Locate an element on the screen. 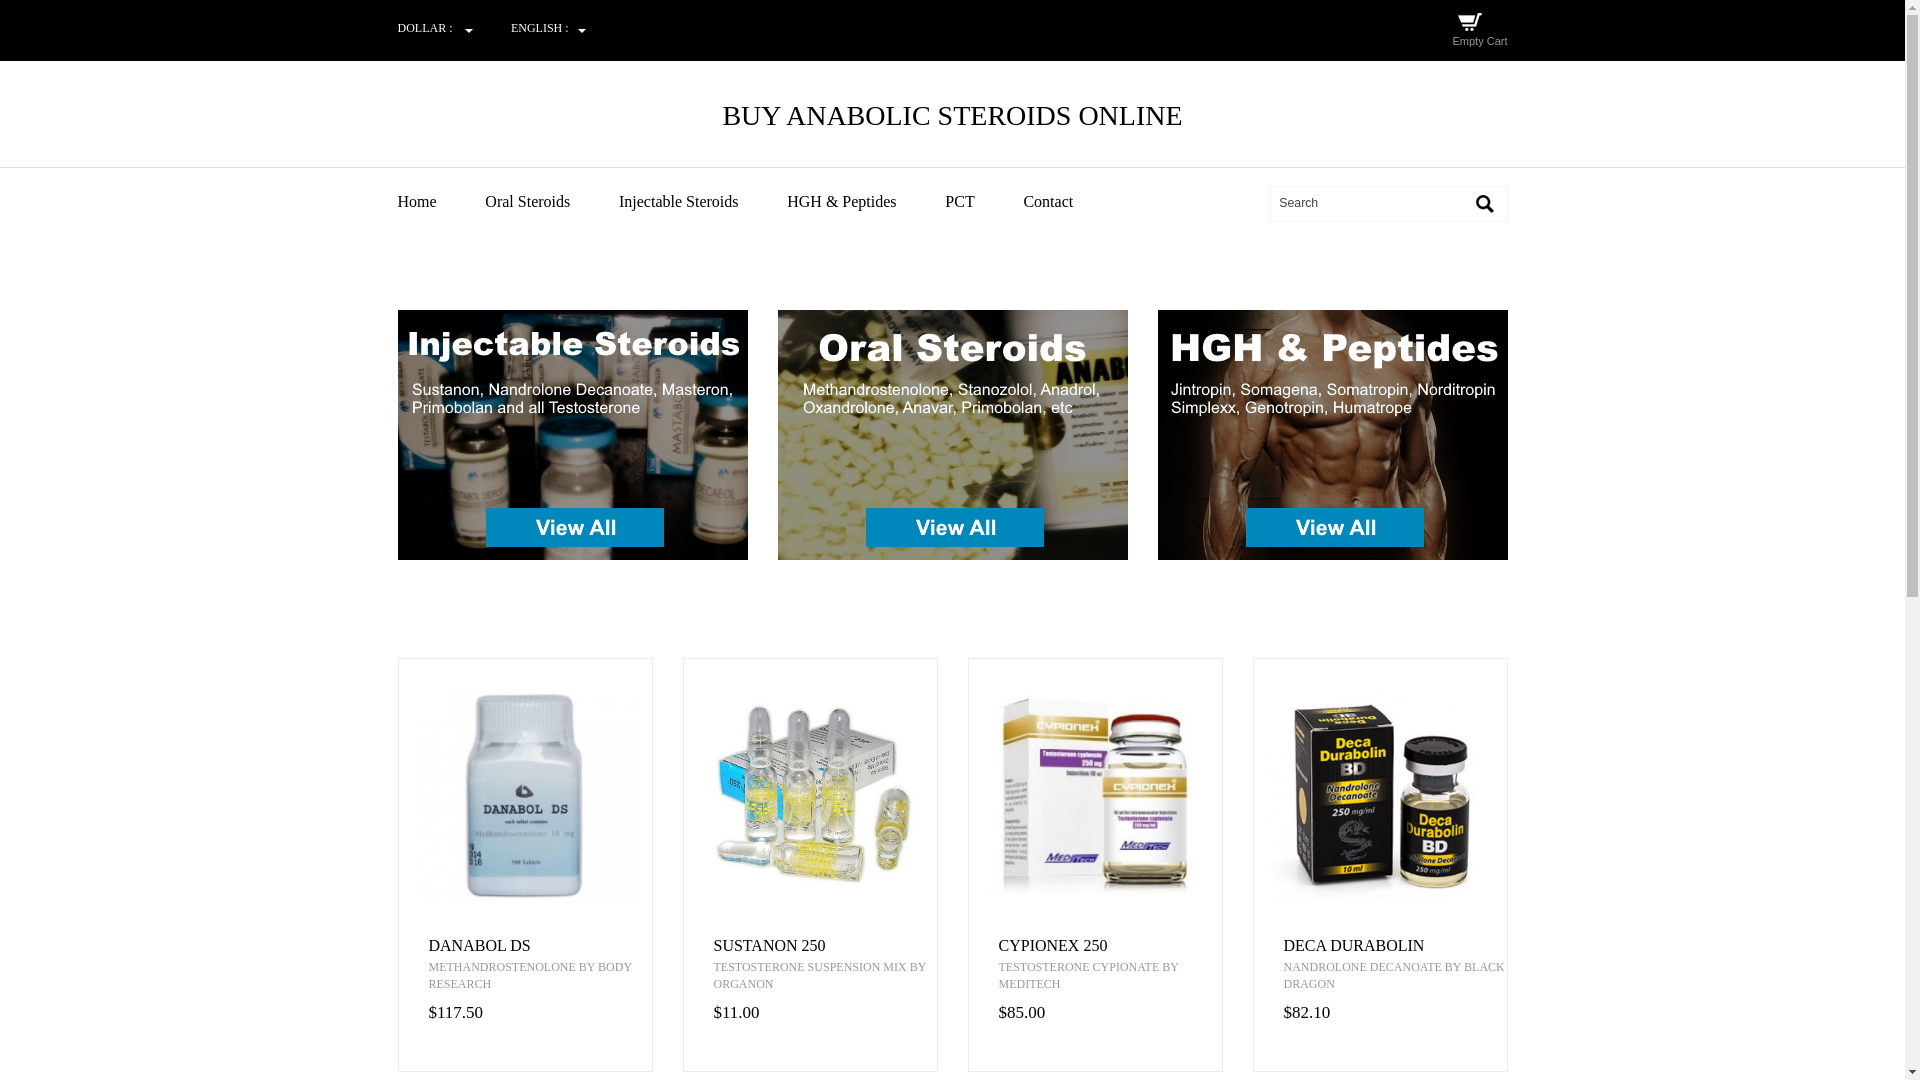  'Contact' is located at coordinates (1022, 202).